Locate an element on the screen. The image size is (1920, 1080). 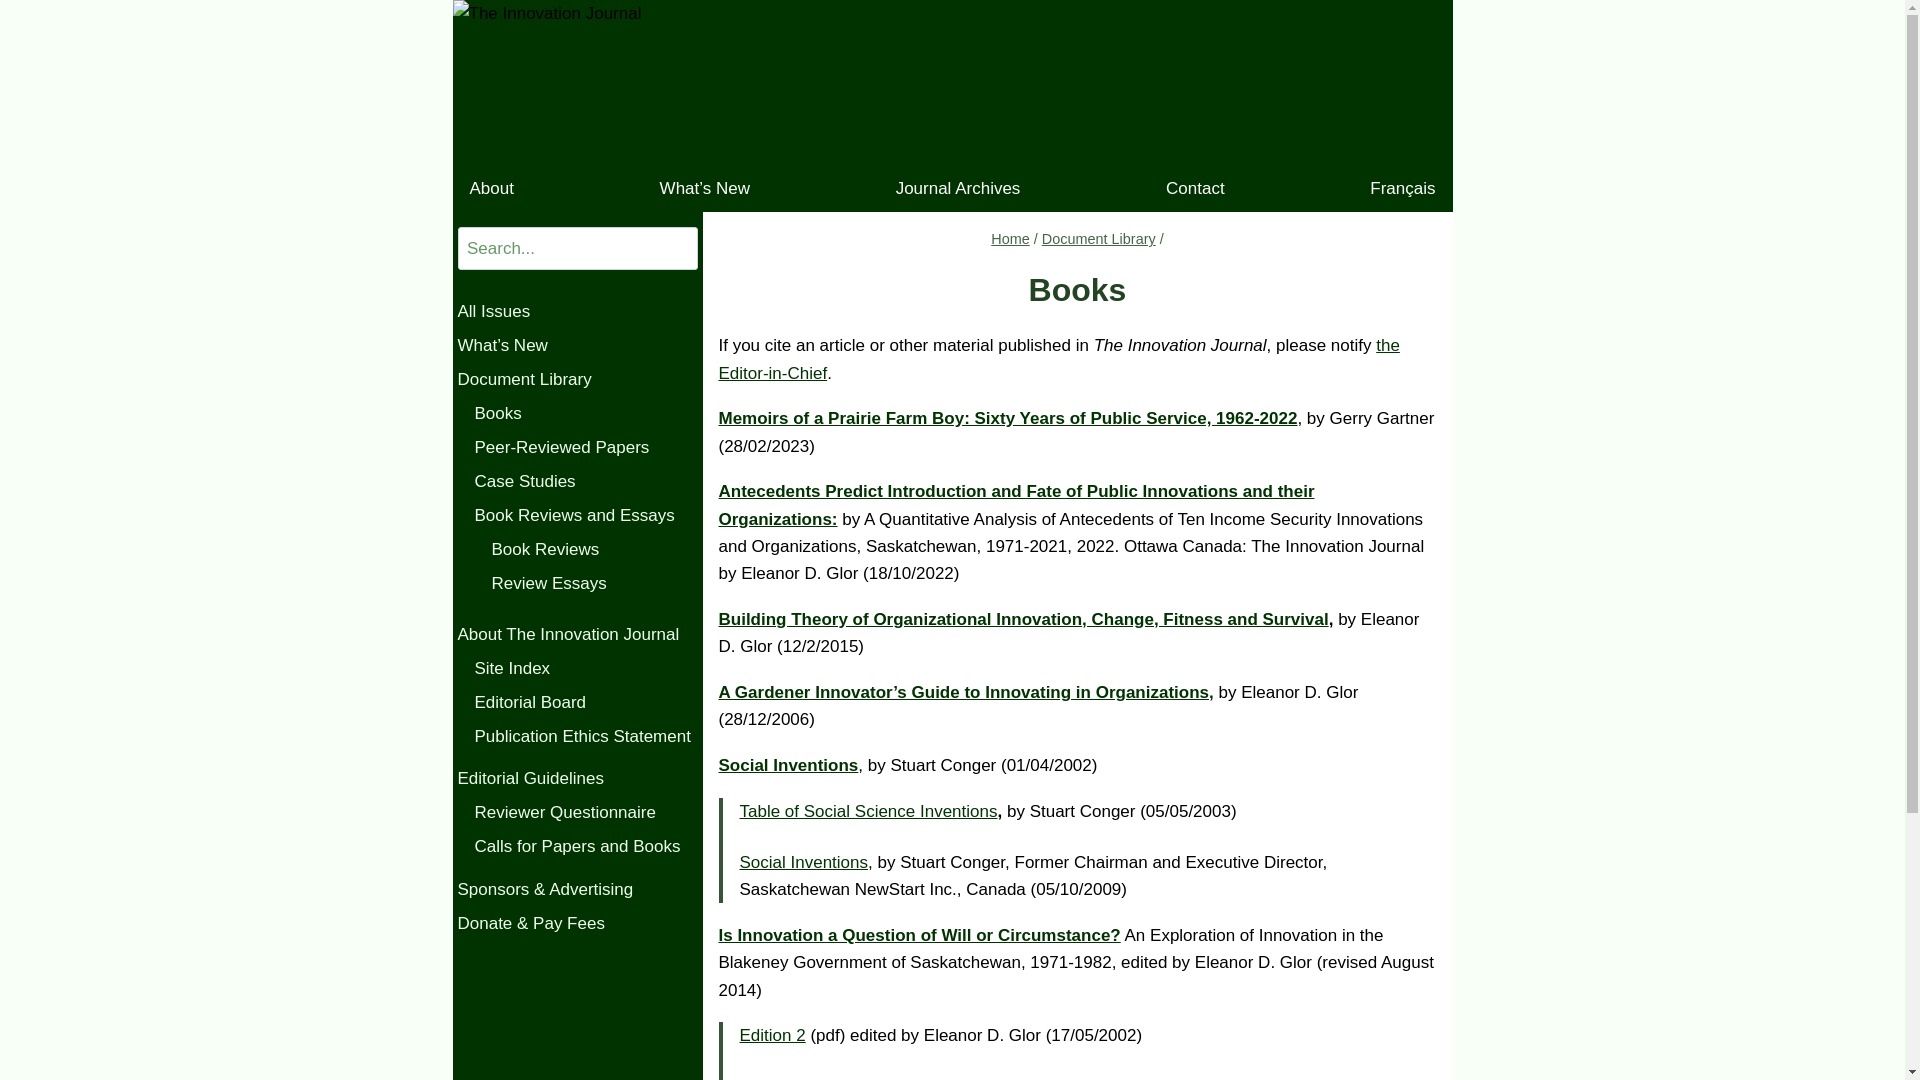
'Contact' is located at coordinates (1195, 188).